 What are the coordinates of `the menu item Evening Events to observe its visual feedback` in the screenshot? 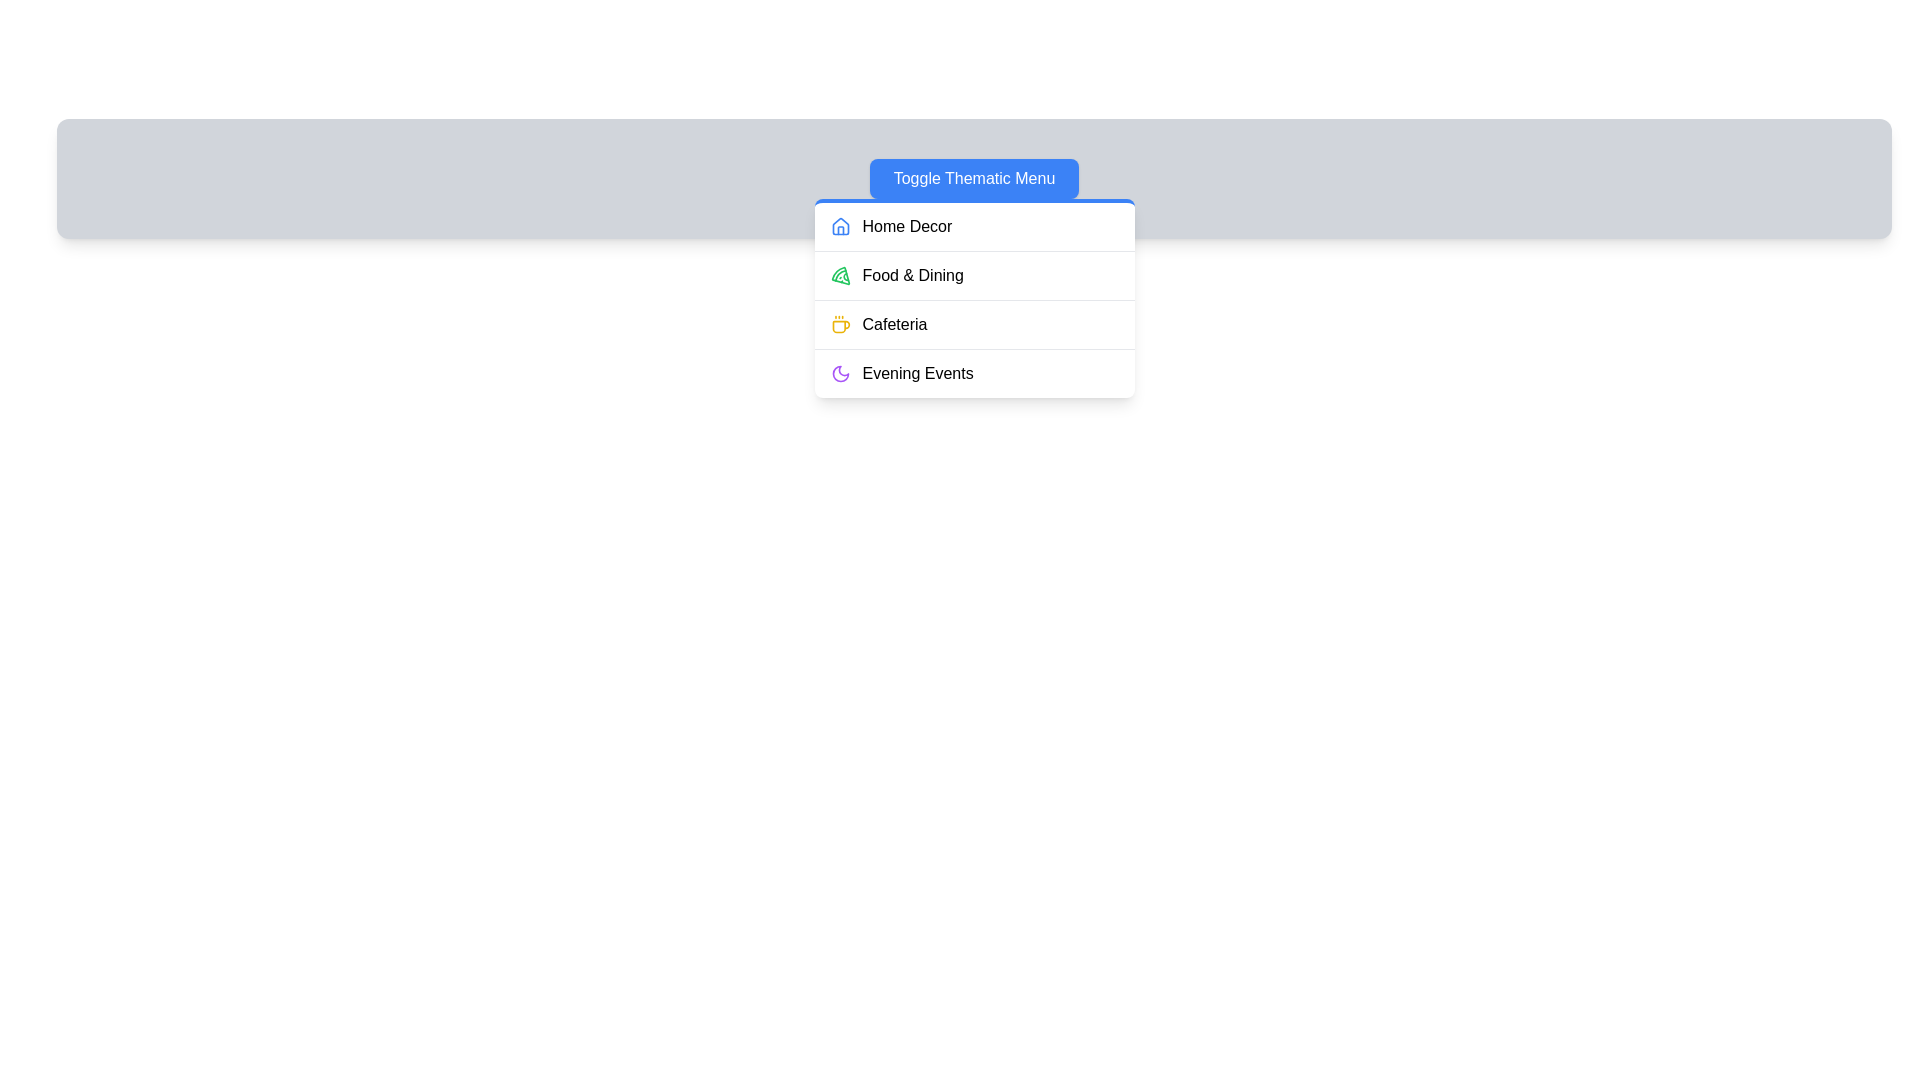 It's located at (974, 373).